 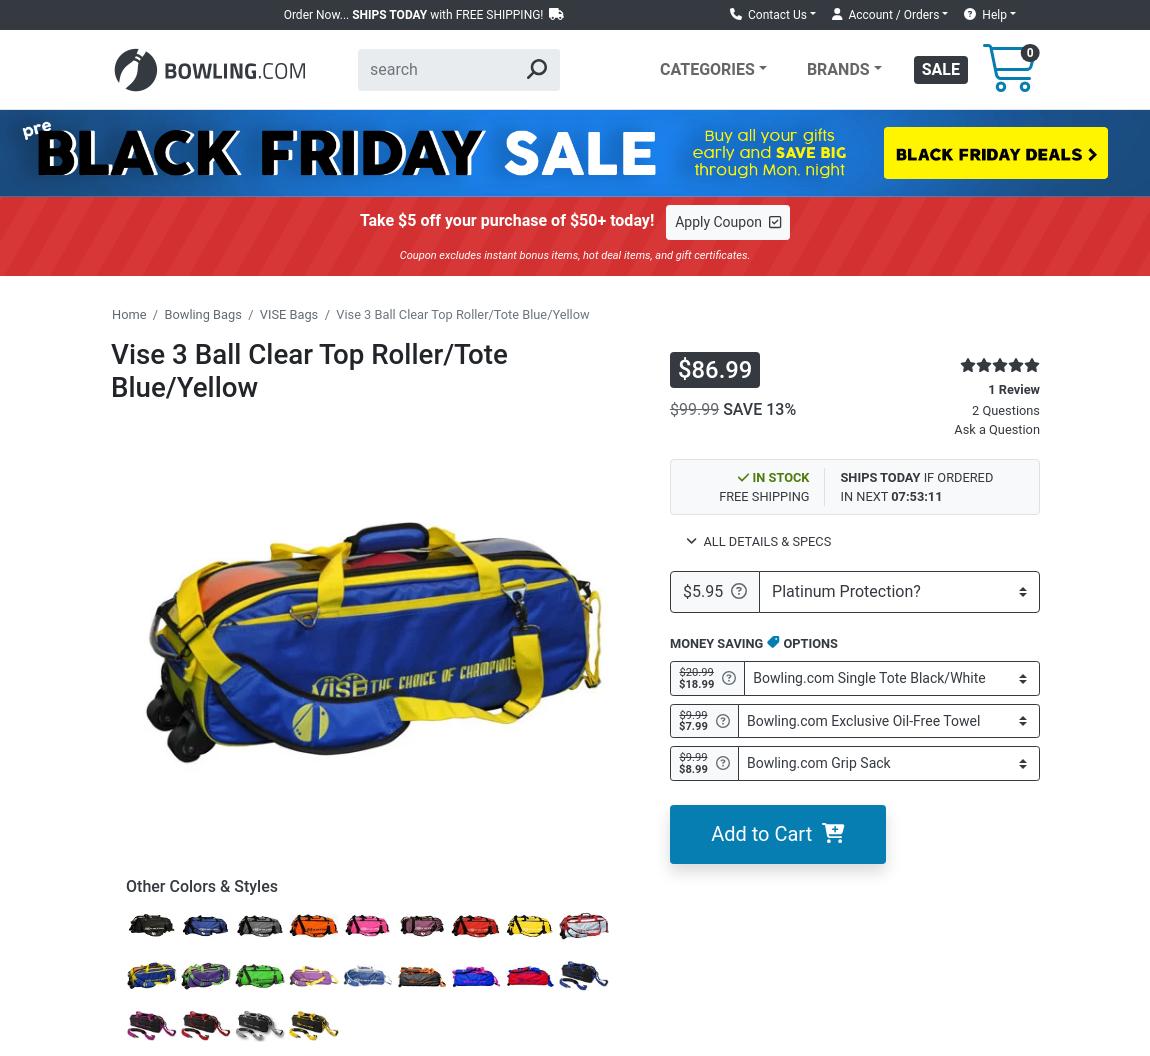 I want to click on 'Home', so click(x=128, y=313).